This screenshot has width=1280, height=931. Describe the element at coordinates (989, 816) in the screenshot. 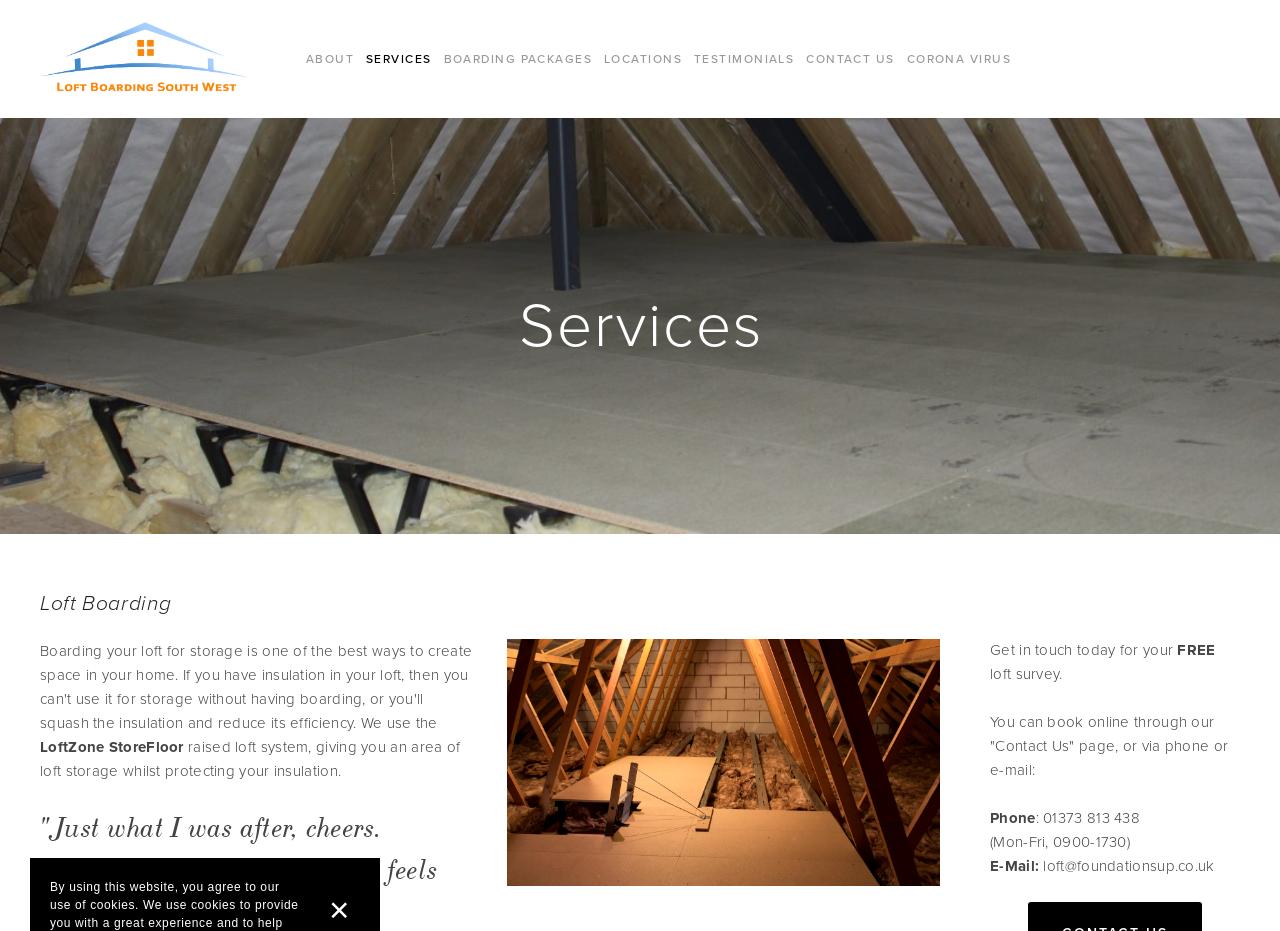

I see `'Phone'` at that location.